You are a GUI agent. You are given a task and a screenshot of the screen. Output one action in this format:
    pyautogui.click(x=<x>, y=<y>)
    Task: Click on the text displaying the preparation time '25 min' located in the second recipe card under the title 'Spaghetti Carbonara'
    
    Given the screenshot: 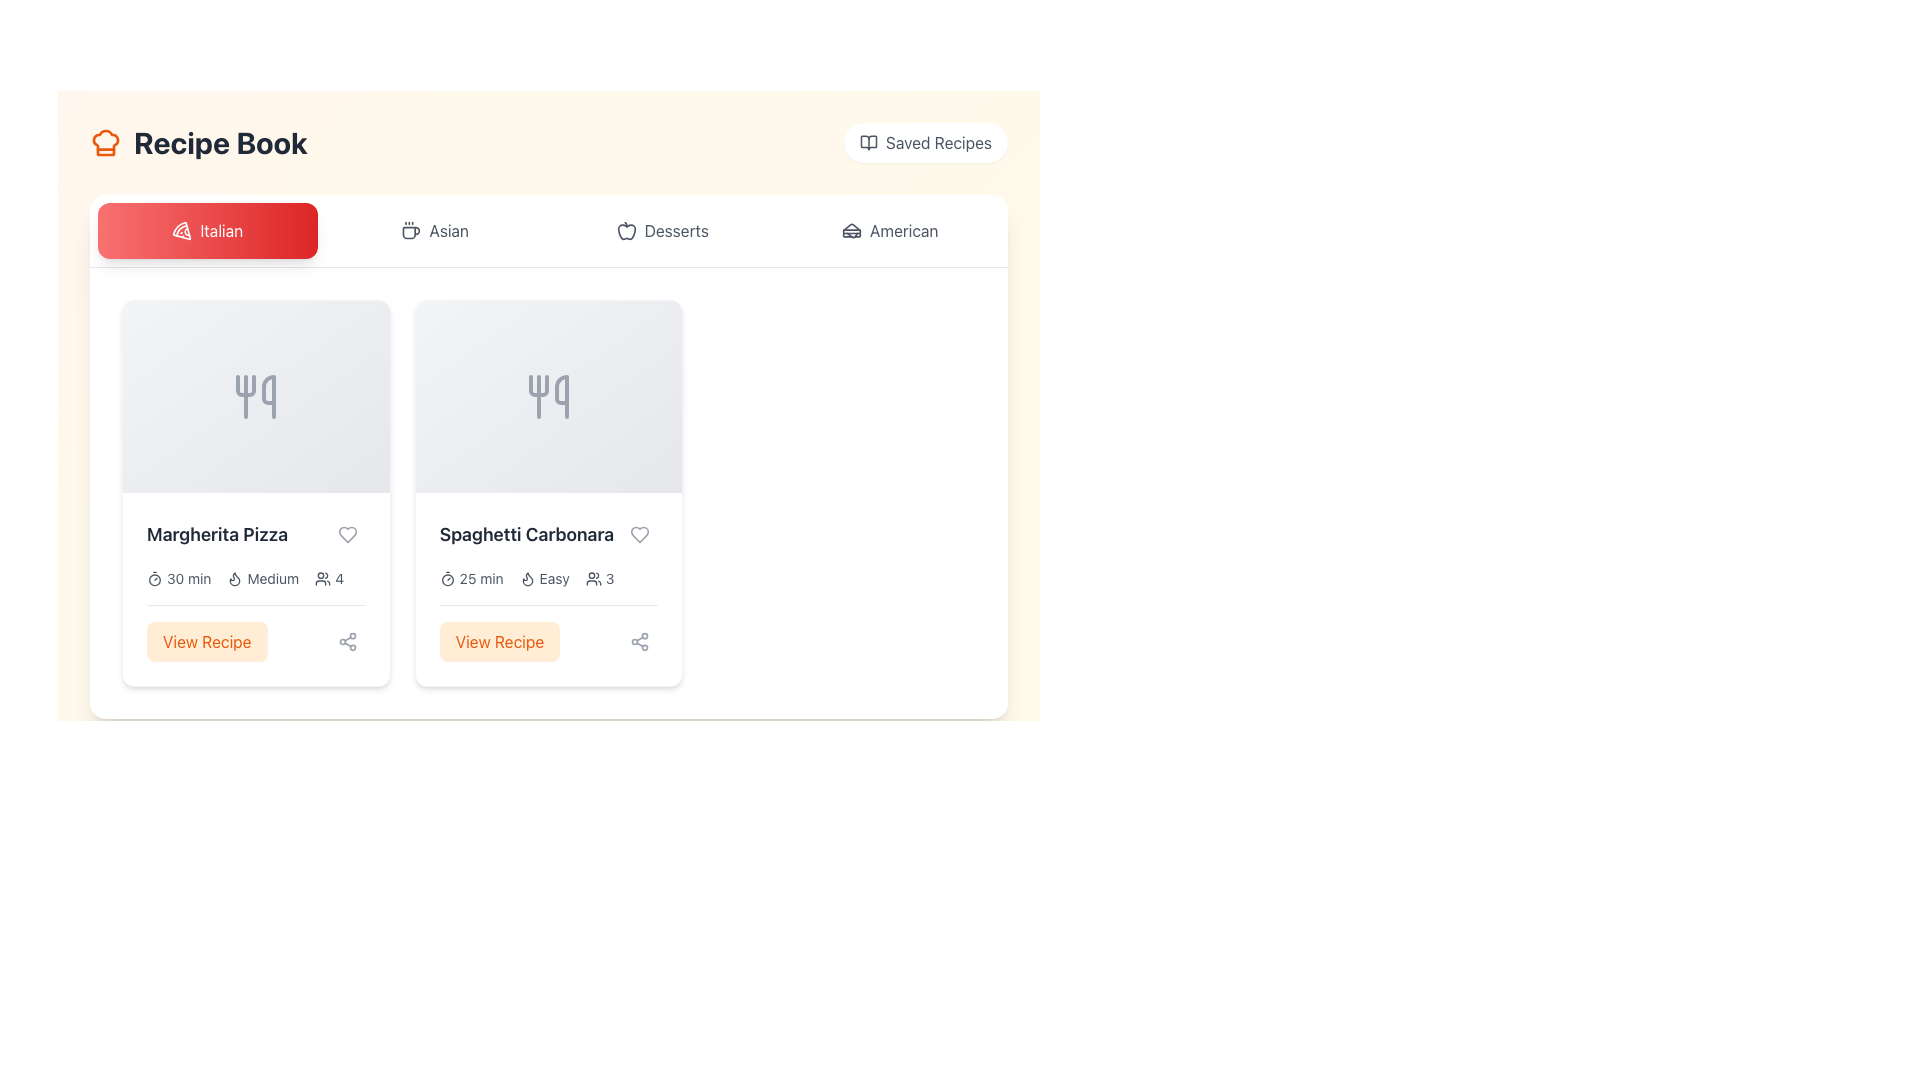 What is the action you would take?
    pyautogui.click(x=470, y=578)
    